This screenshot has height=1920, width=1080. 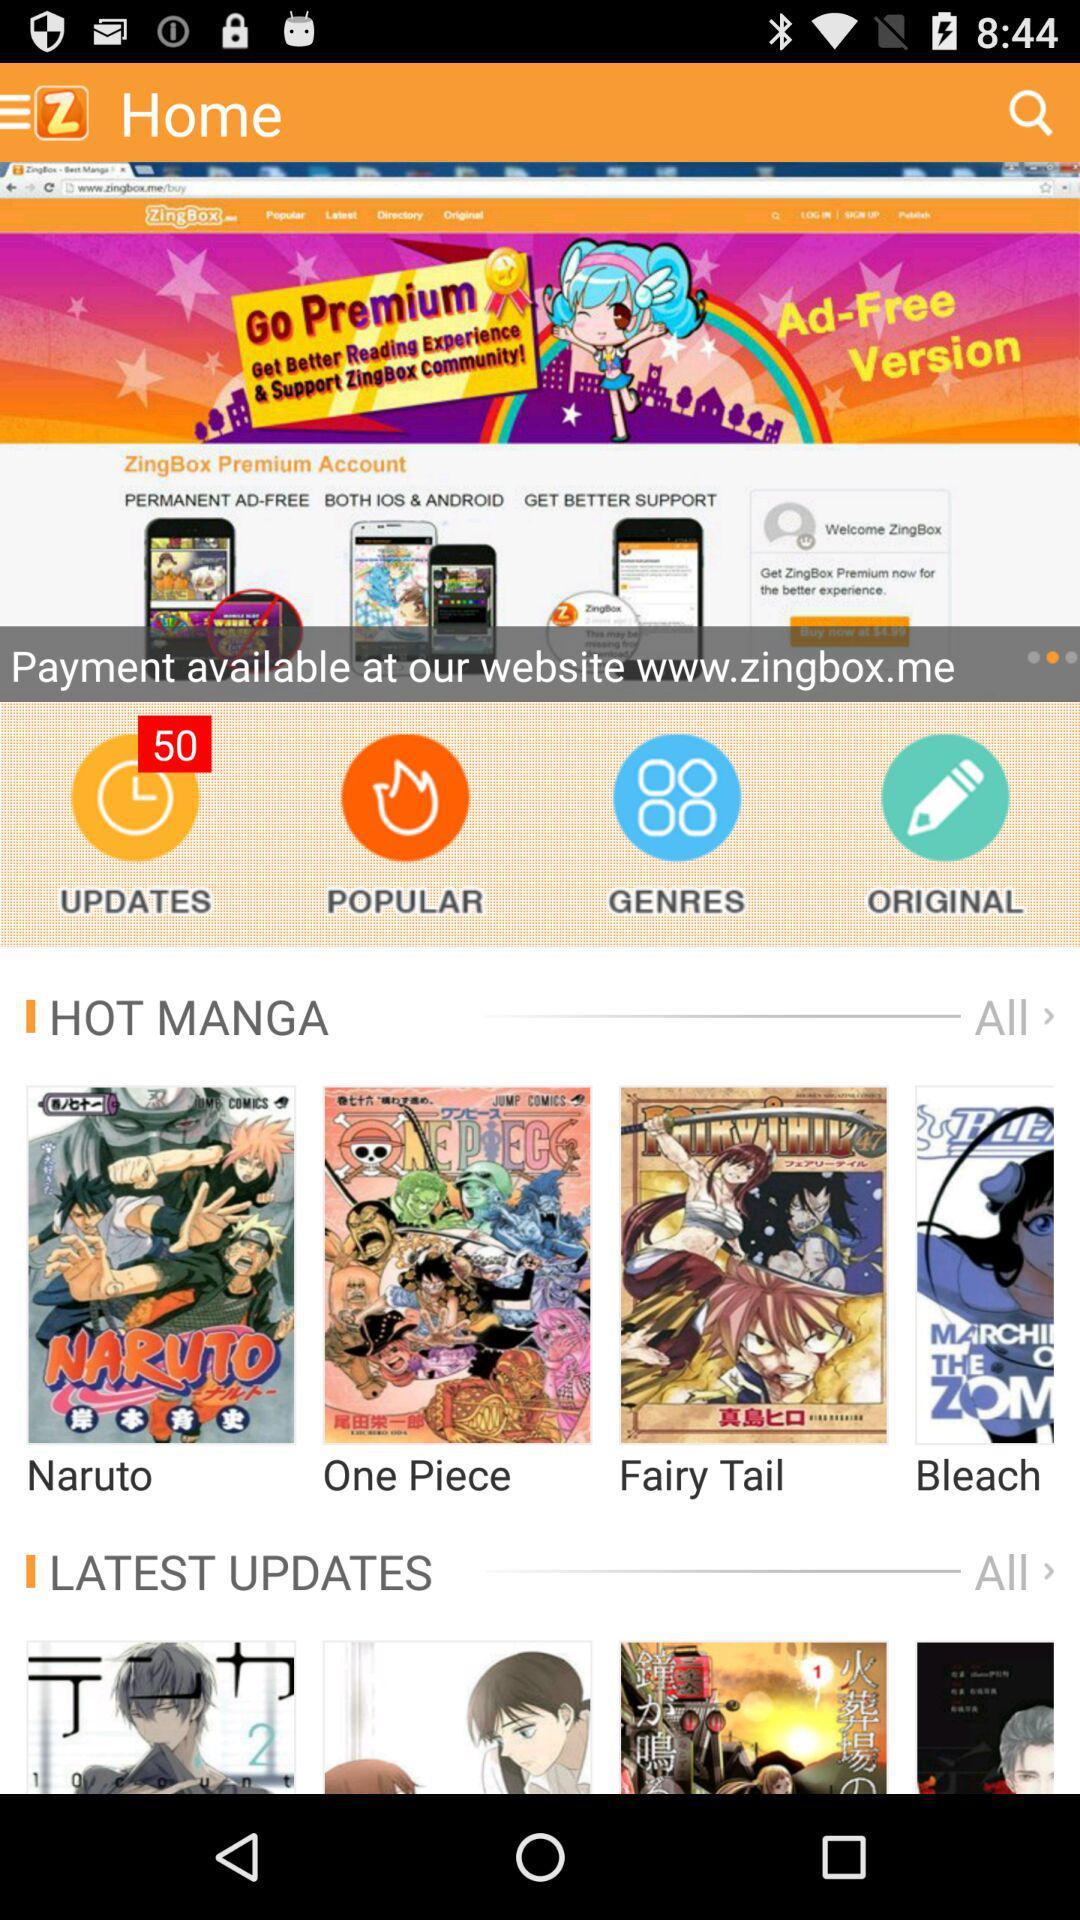 What do you see at coordinates (945, 824) in the screenshot?
I see `original works` at bounding box center [945, 824].